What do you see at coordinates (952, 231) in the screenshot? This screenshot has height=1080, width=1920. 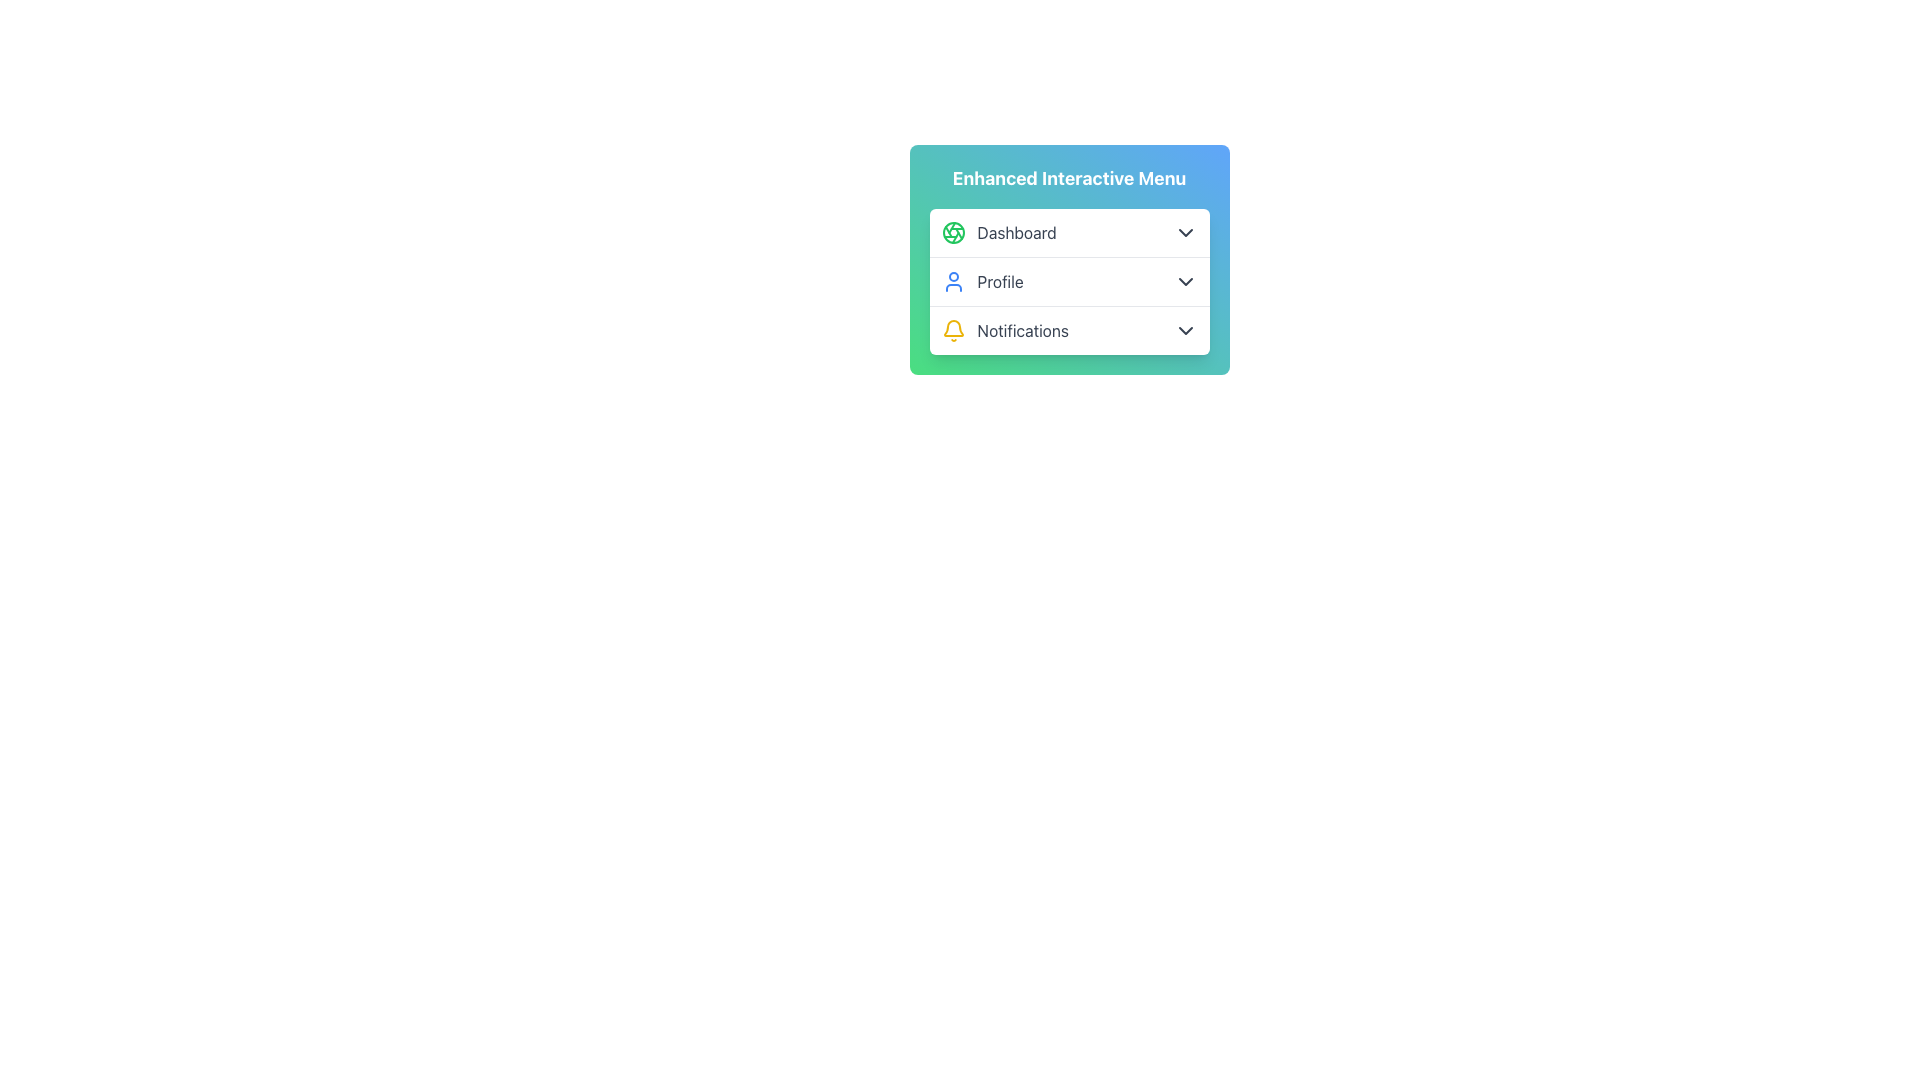 I see `the circular part of the SVG icon representing an aperture, located at the top-center region` at bounding box center [952, 231].